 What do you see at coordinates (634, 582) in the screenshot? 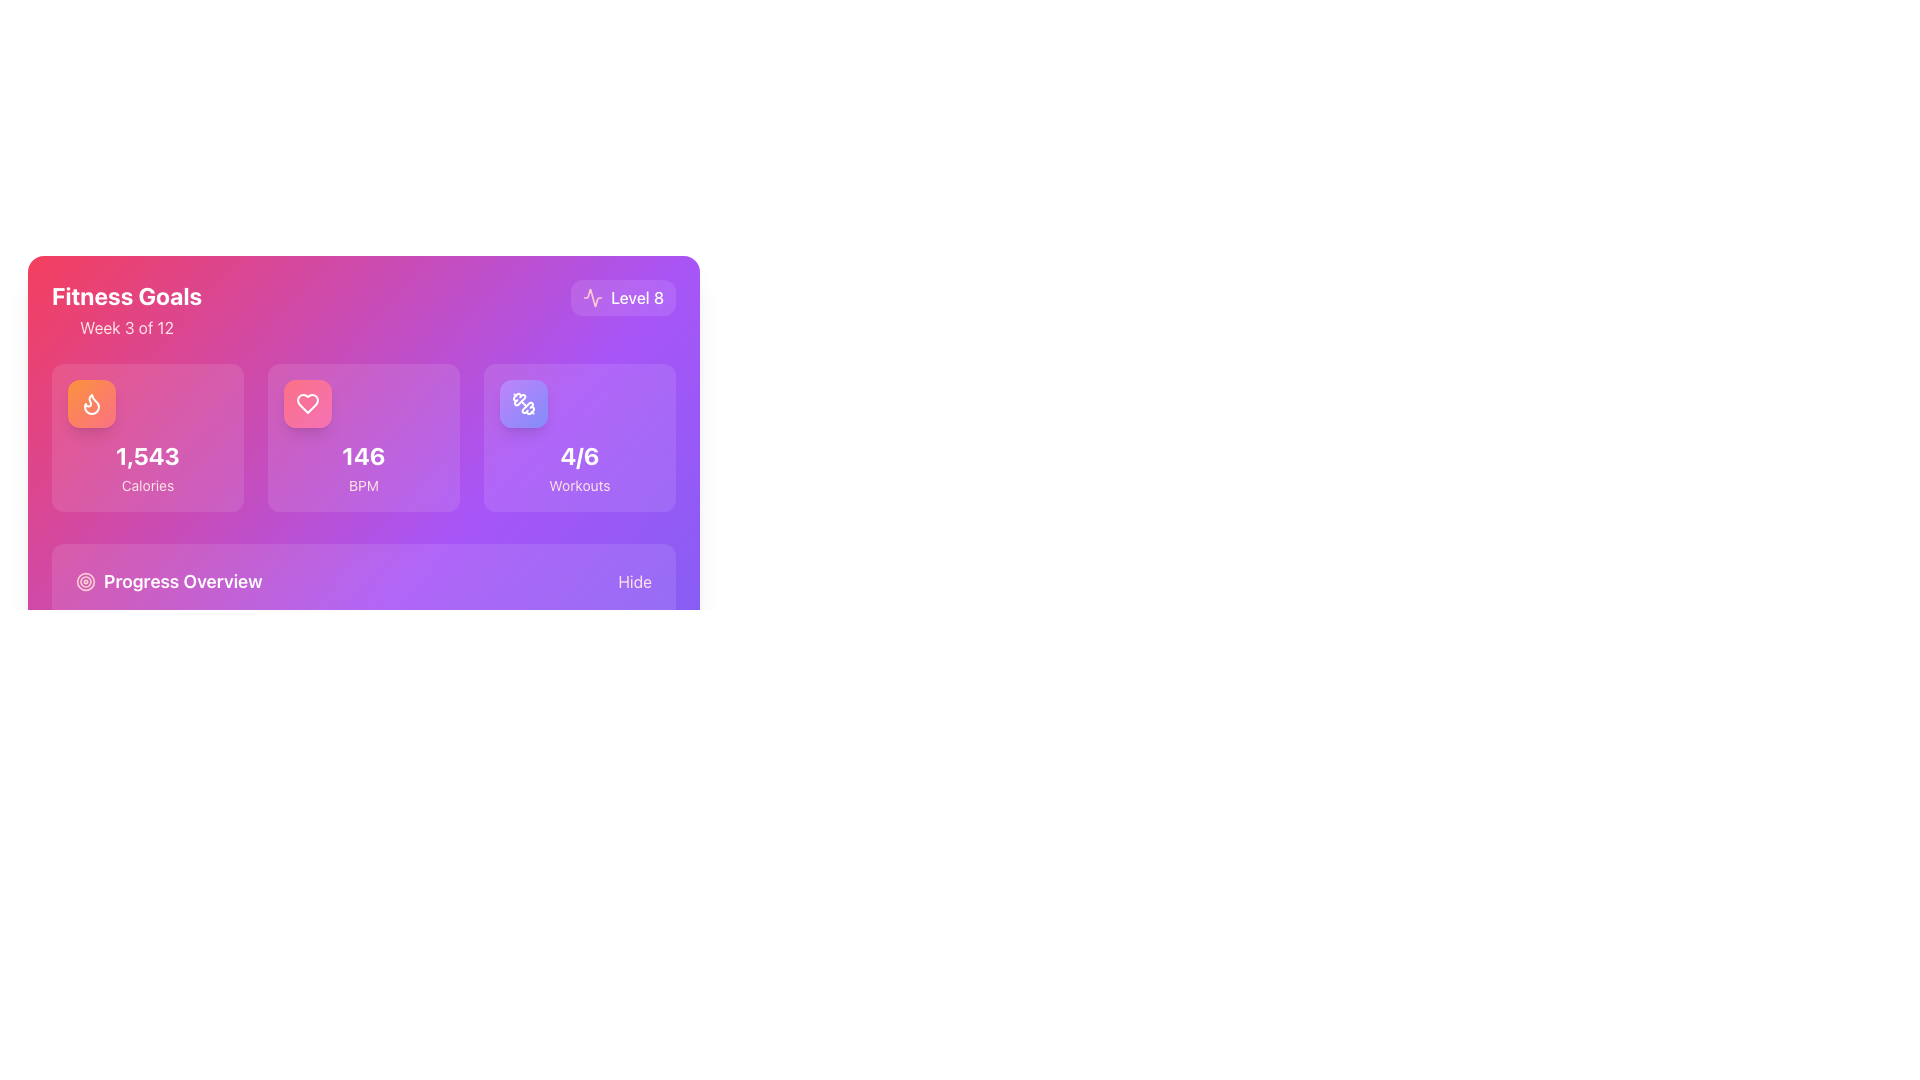
I see `the toggle button located at the bottom-right area of the 'Progress Overview' section` at bounding box center [634, 582].